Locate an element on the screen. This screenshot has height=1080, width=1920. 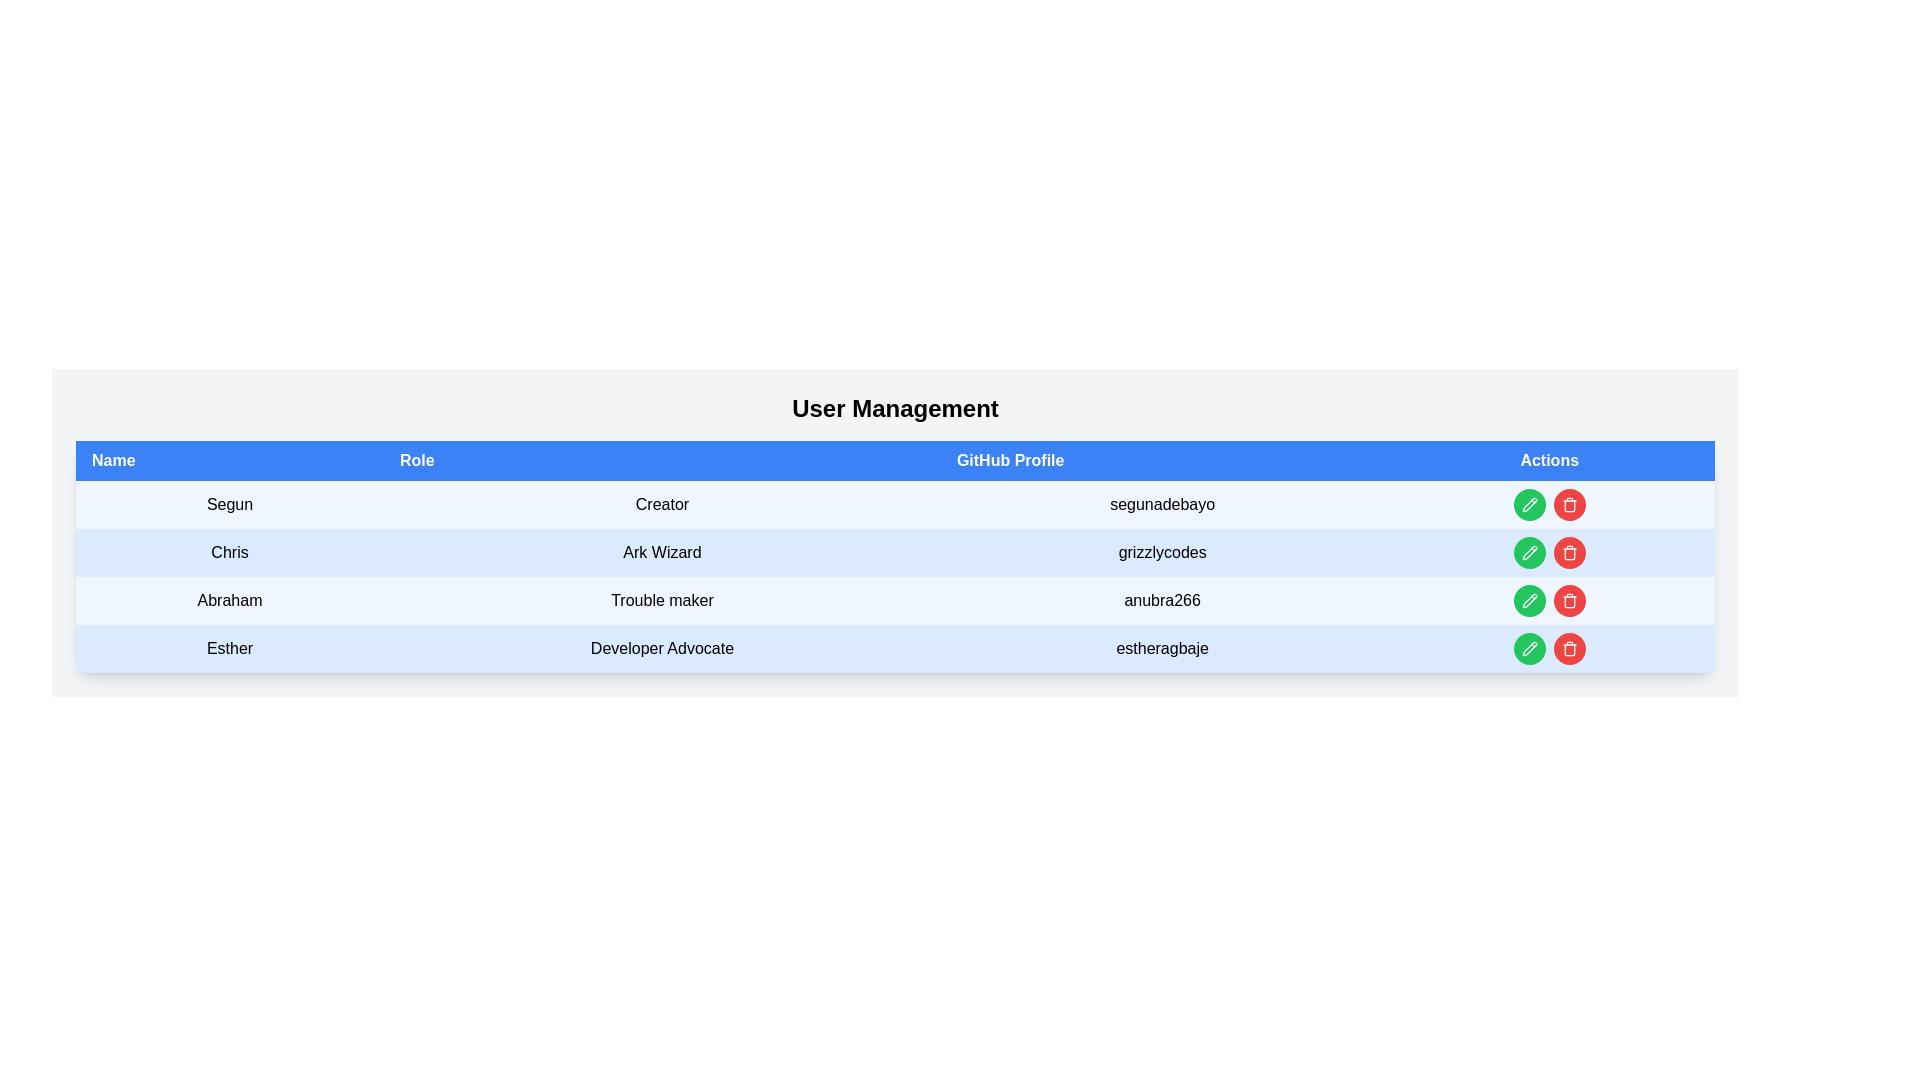
the first row of the user data table displaying information for 'Segun' with the role 'Creator' and GitHub profile 'segunadebayo', which contains action buttons for editing and deleting is located at coordinates (894, 504).